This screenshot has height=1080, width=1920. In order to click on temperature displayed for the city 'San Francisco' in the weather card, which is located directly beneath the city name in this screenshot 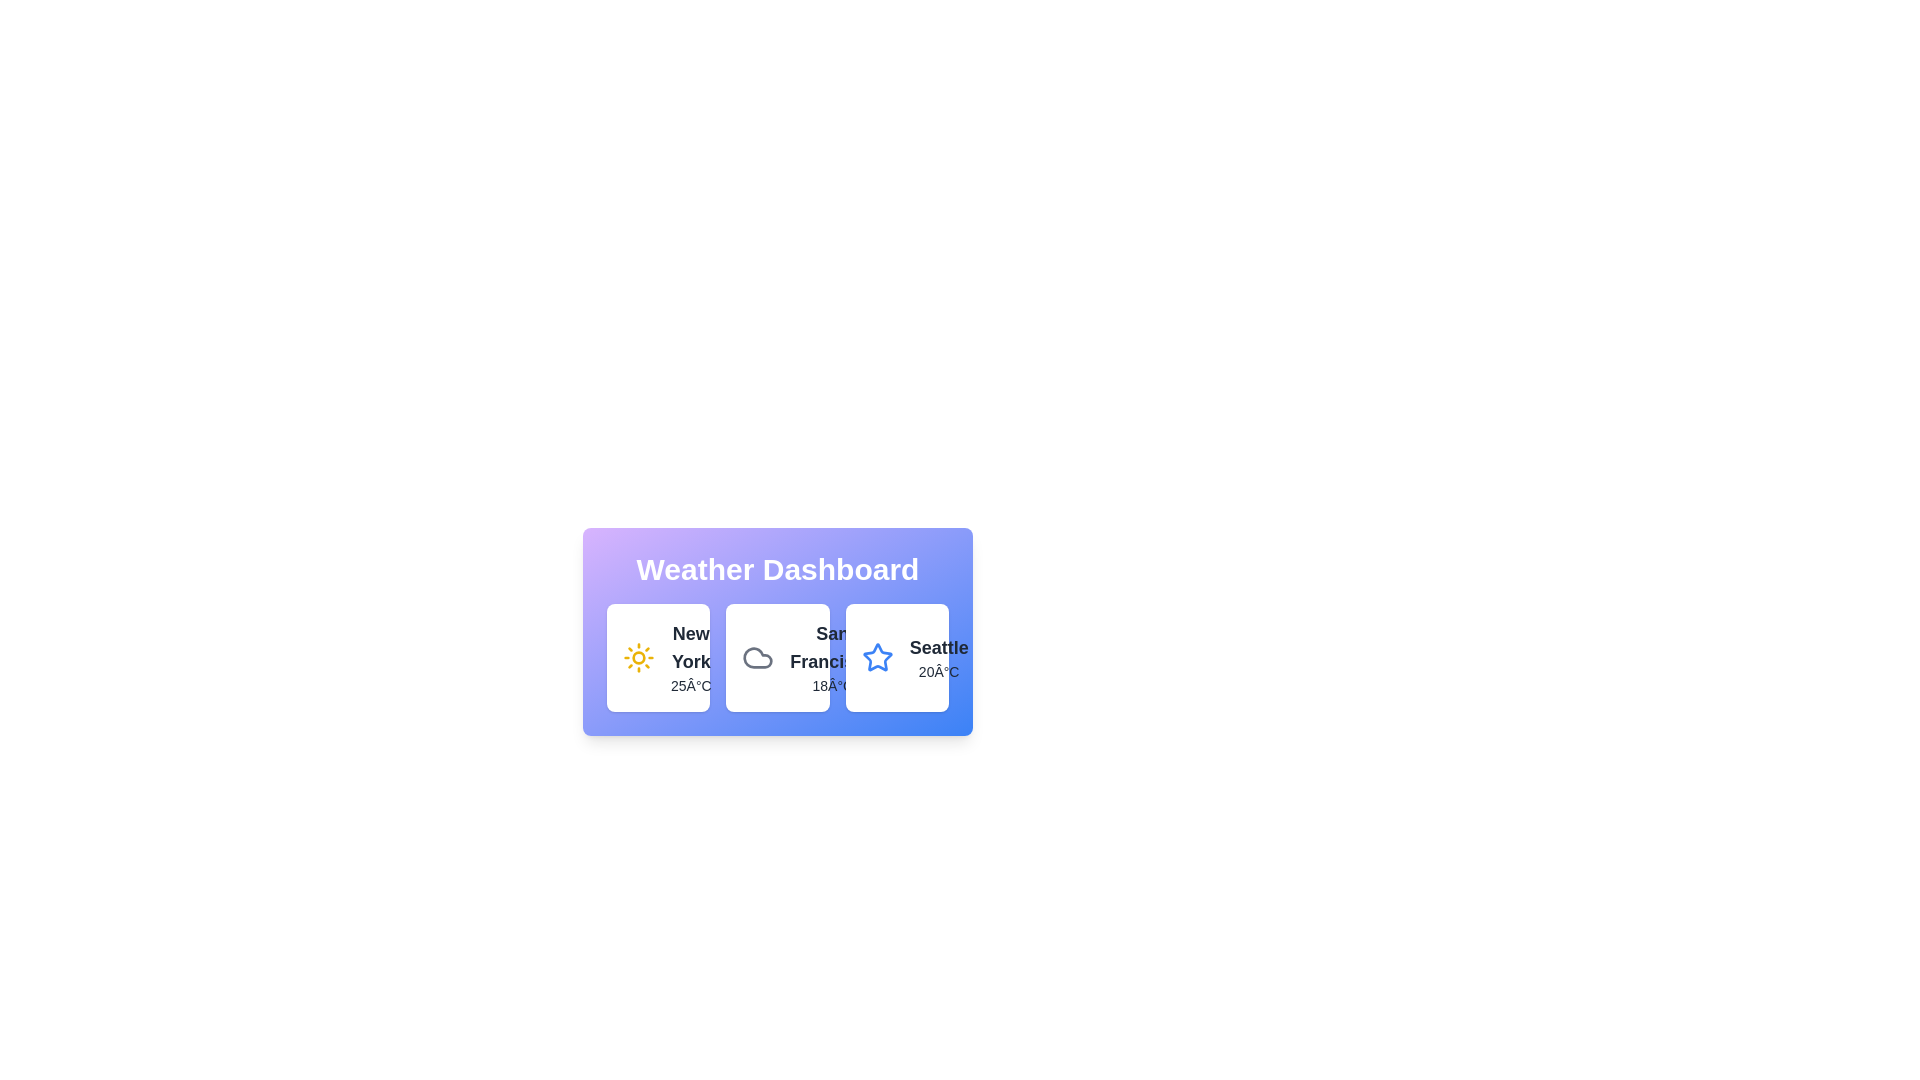, I will do `click(832, 685)`.